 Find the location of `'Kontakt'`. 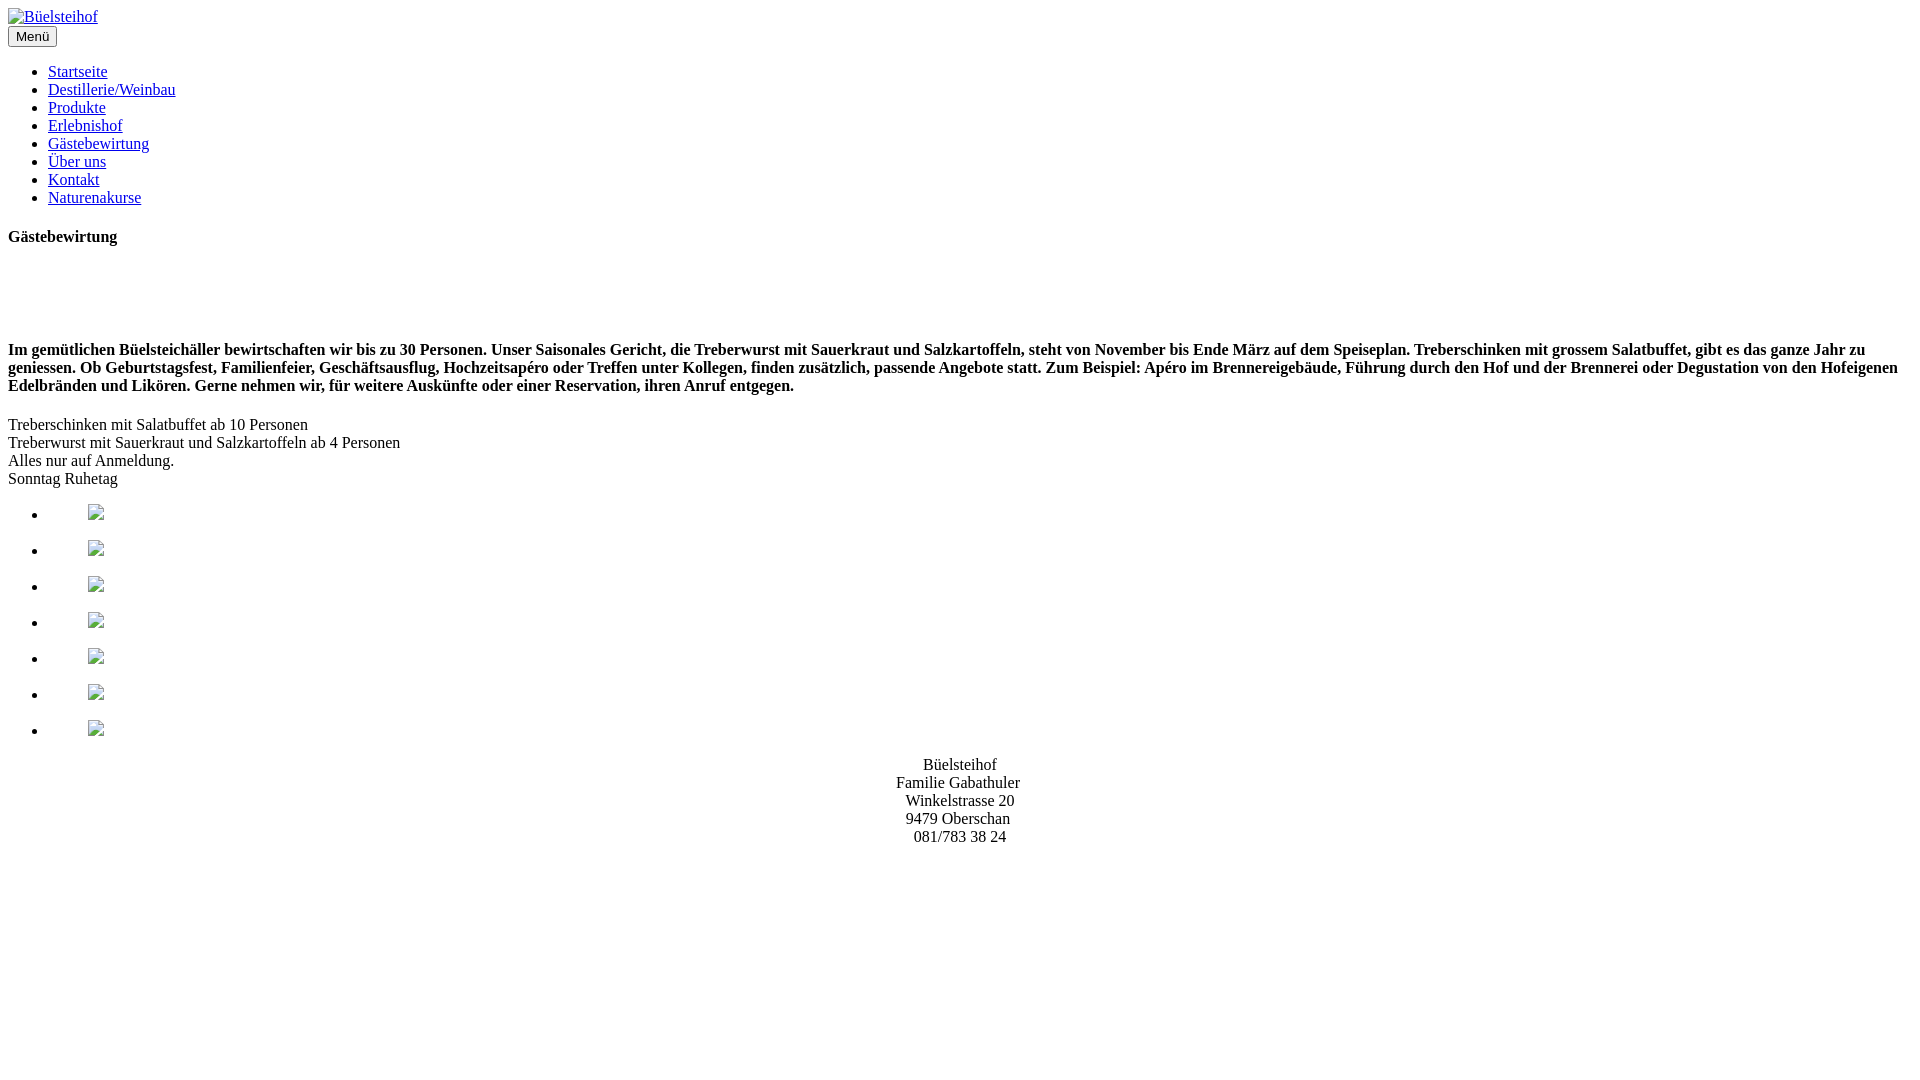

'Kontakt' is located at coordinates (73, 178).